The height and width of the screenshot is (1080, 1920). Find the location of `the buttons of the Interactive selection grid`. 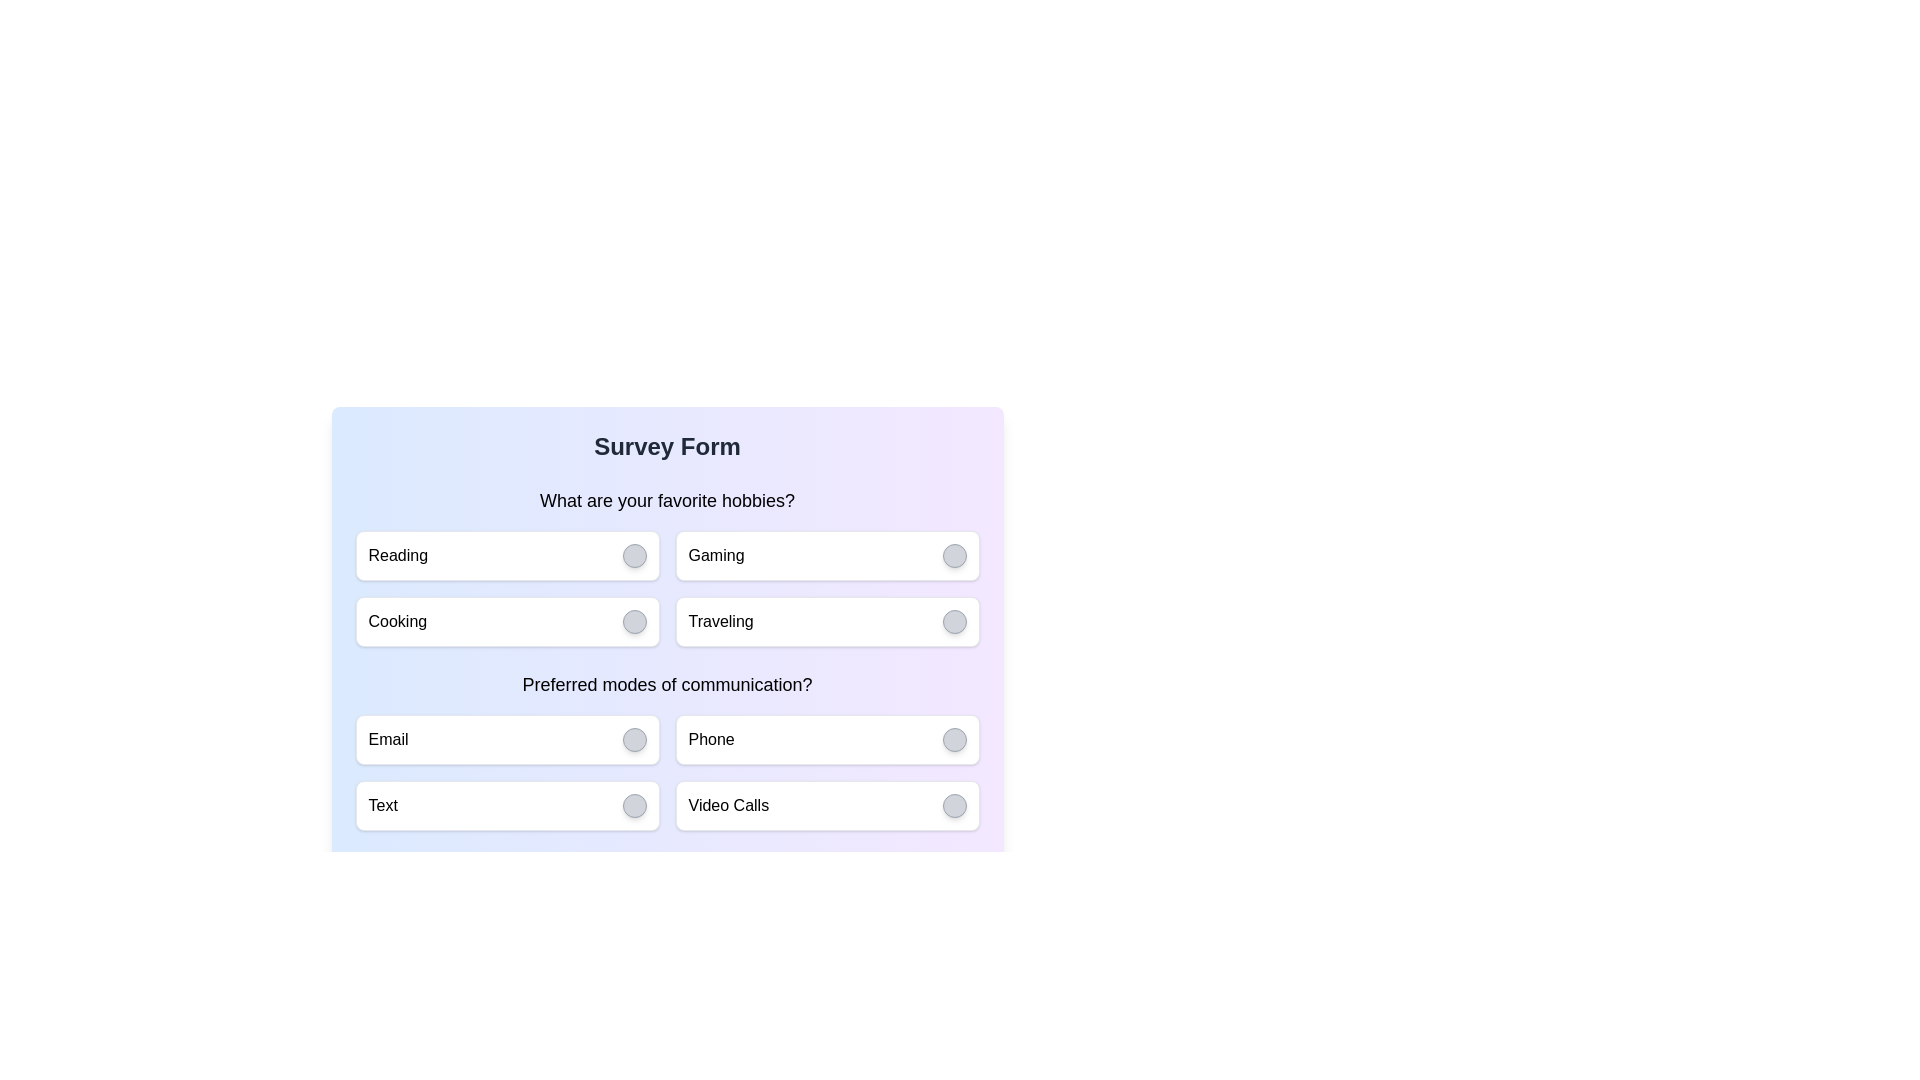

the buttons of the Interactive selection grid is located at coordinates (667, 588).